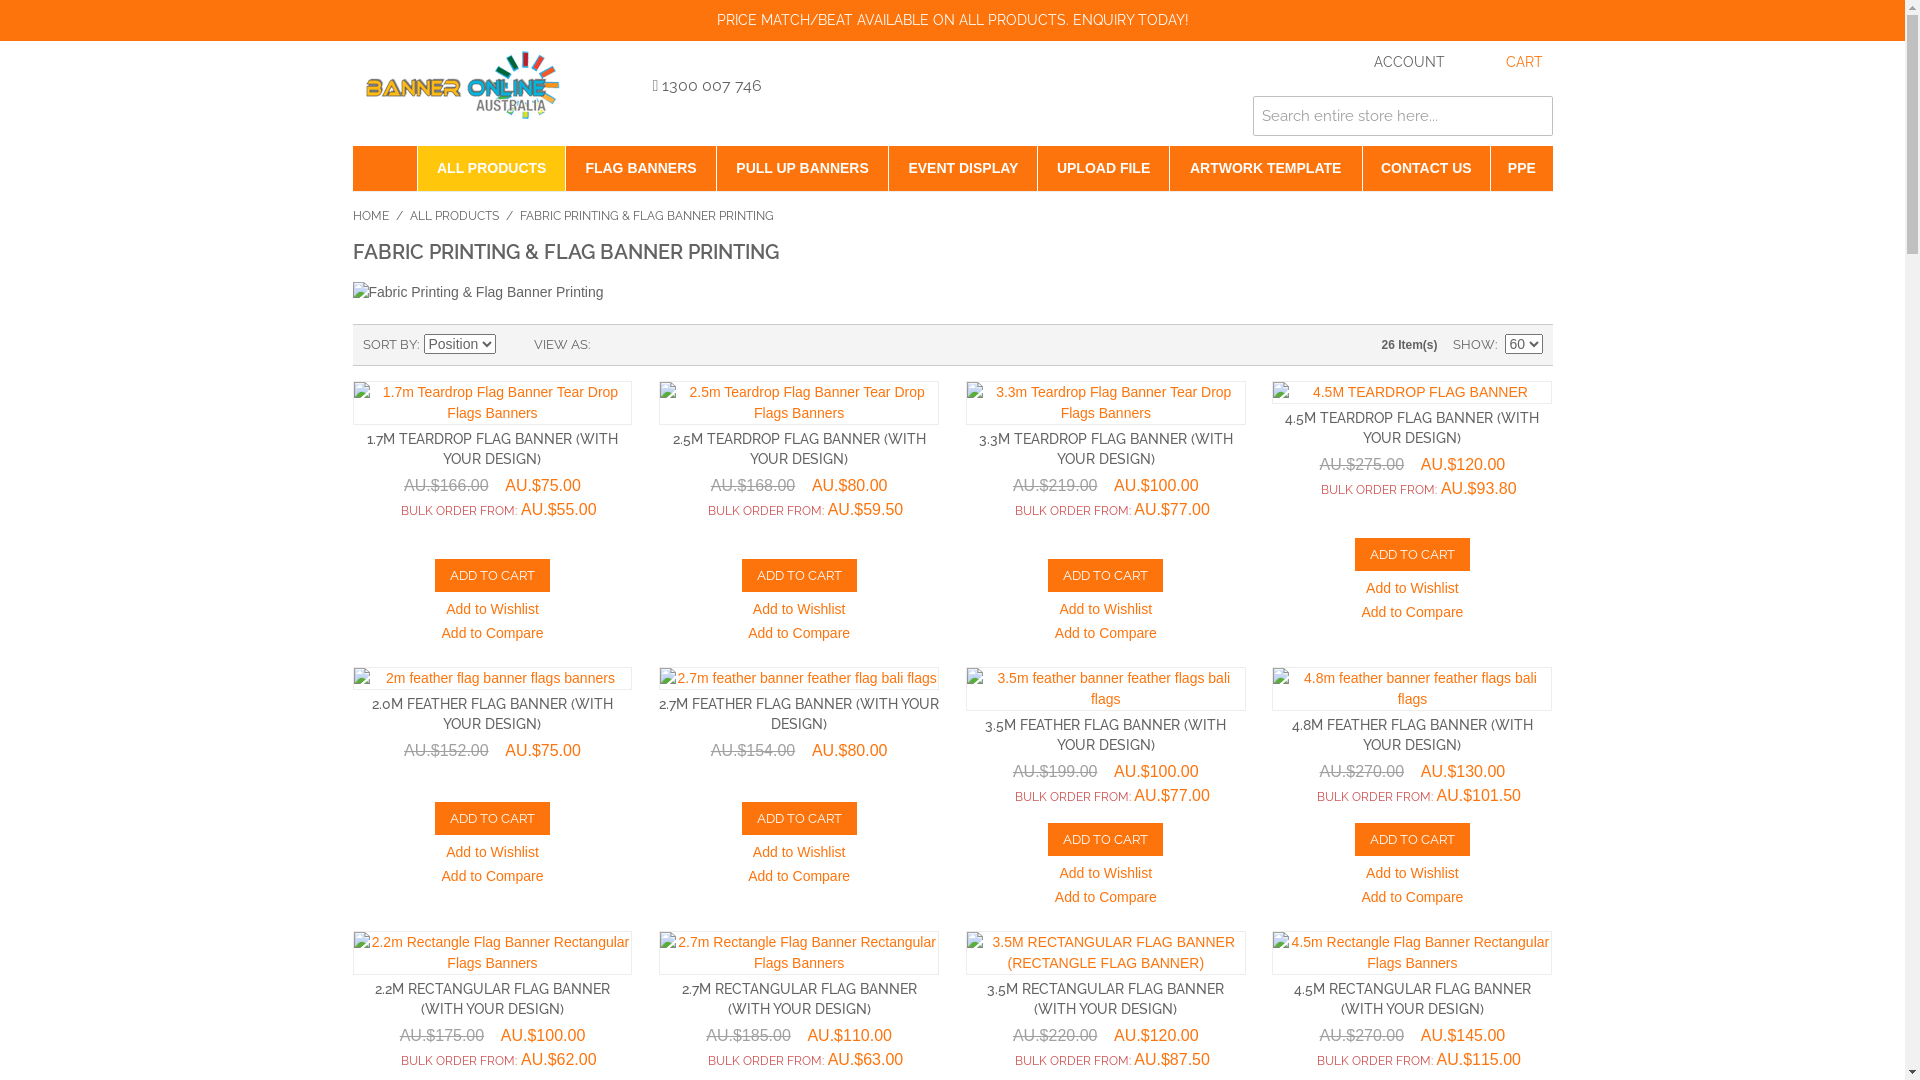  I want to click on '2.7M FEATHER FLAG BANNER (WITH YOUR DESIGN)', so click(797, 712).